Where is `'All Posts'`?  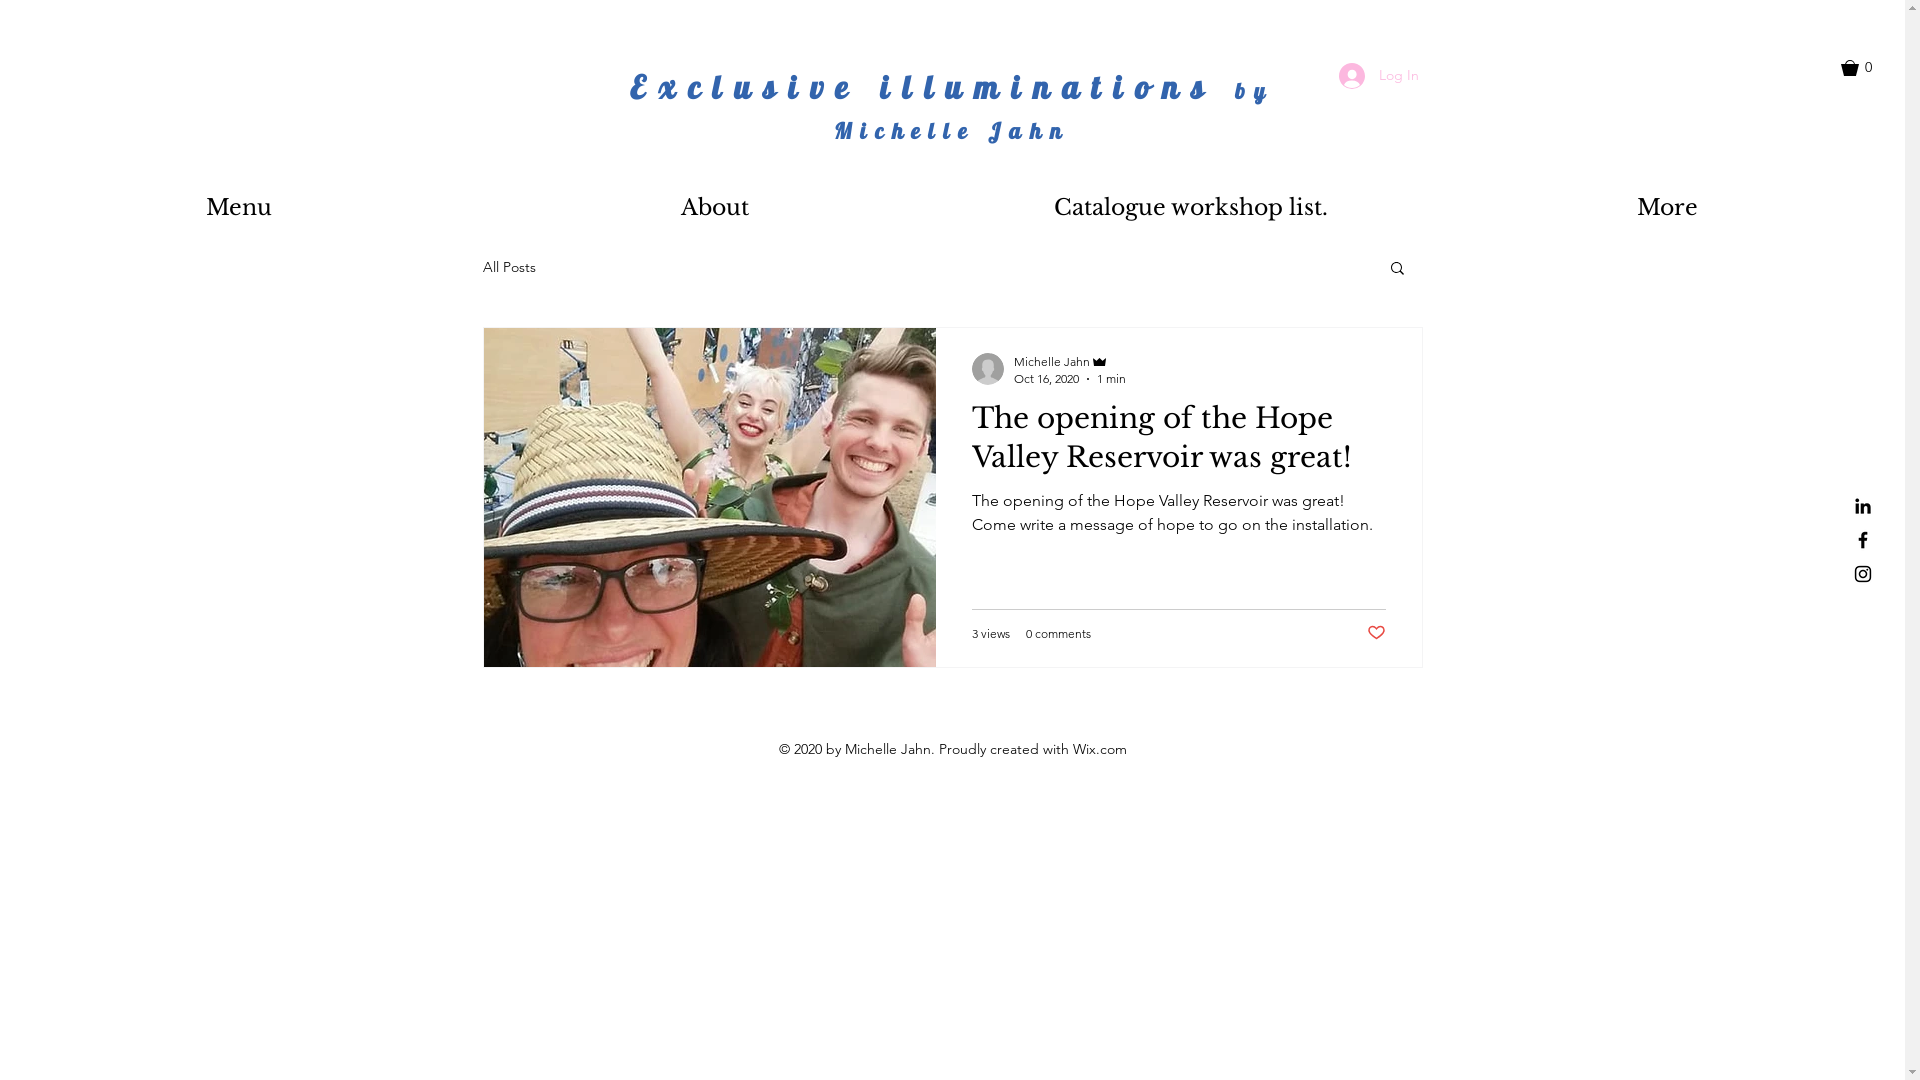
'All Posts' is located at coordinates (508, 265).